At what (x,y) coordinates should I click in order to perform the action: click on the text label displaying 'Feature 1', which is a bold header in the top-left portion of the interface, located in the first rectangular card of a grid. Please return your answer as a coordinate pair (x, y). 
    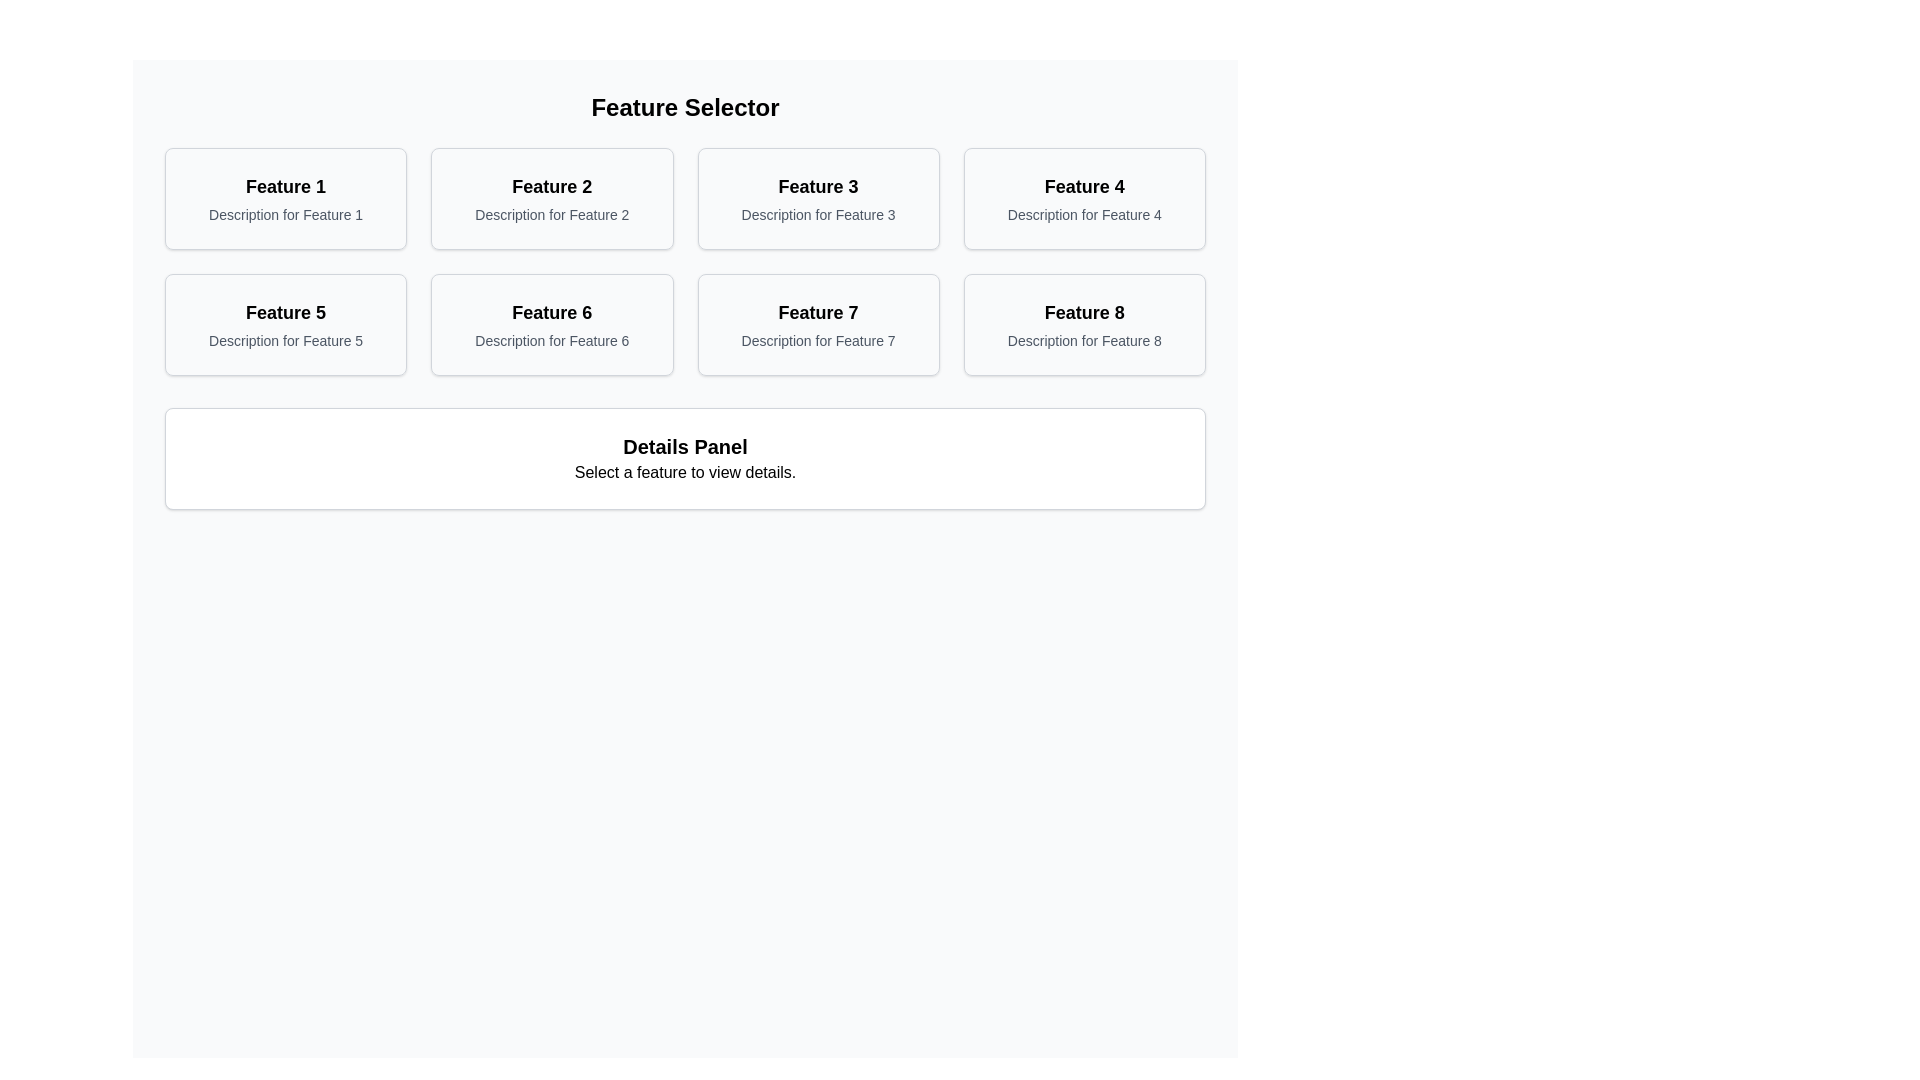
    Looking at the image, I should click on (285, 186).